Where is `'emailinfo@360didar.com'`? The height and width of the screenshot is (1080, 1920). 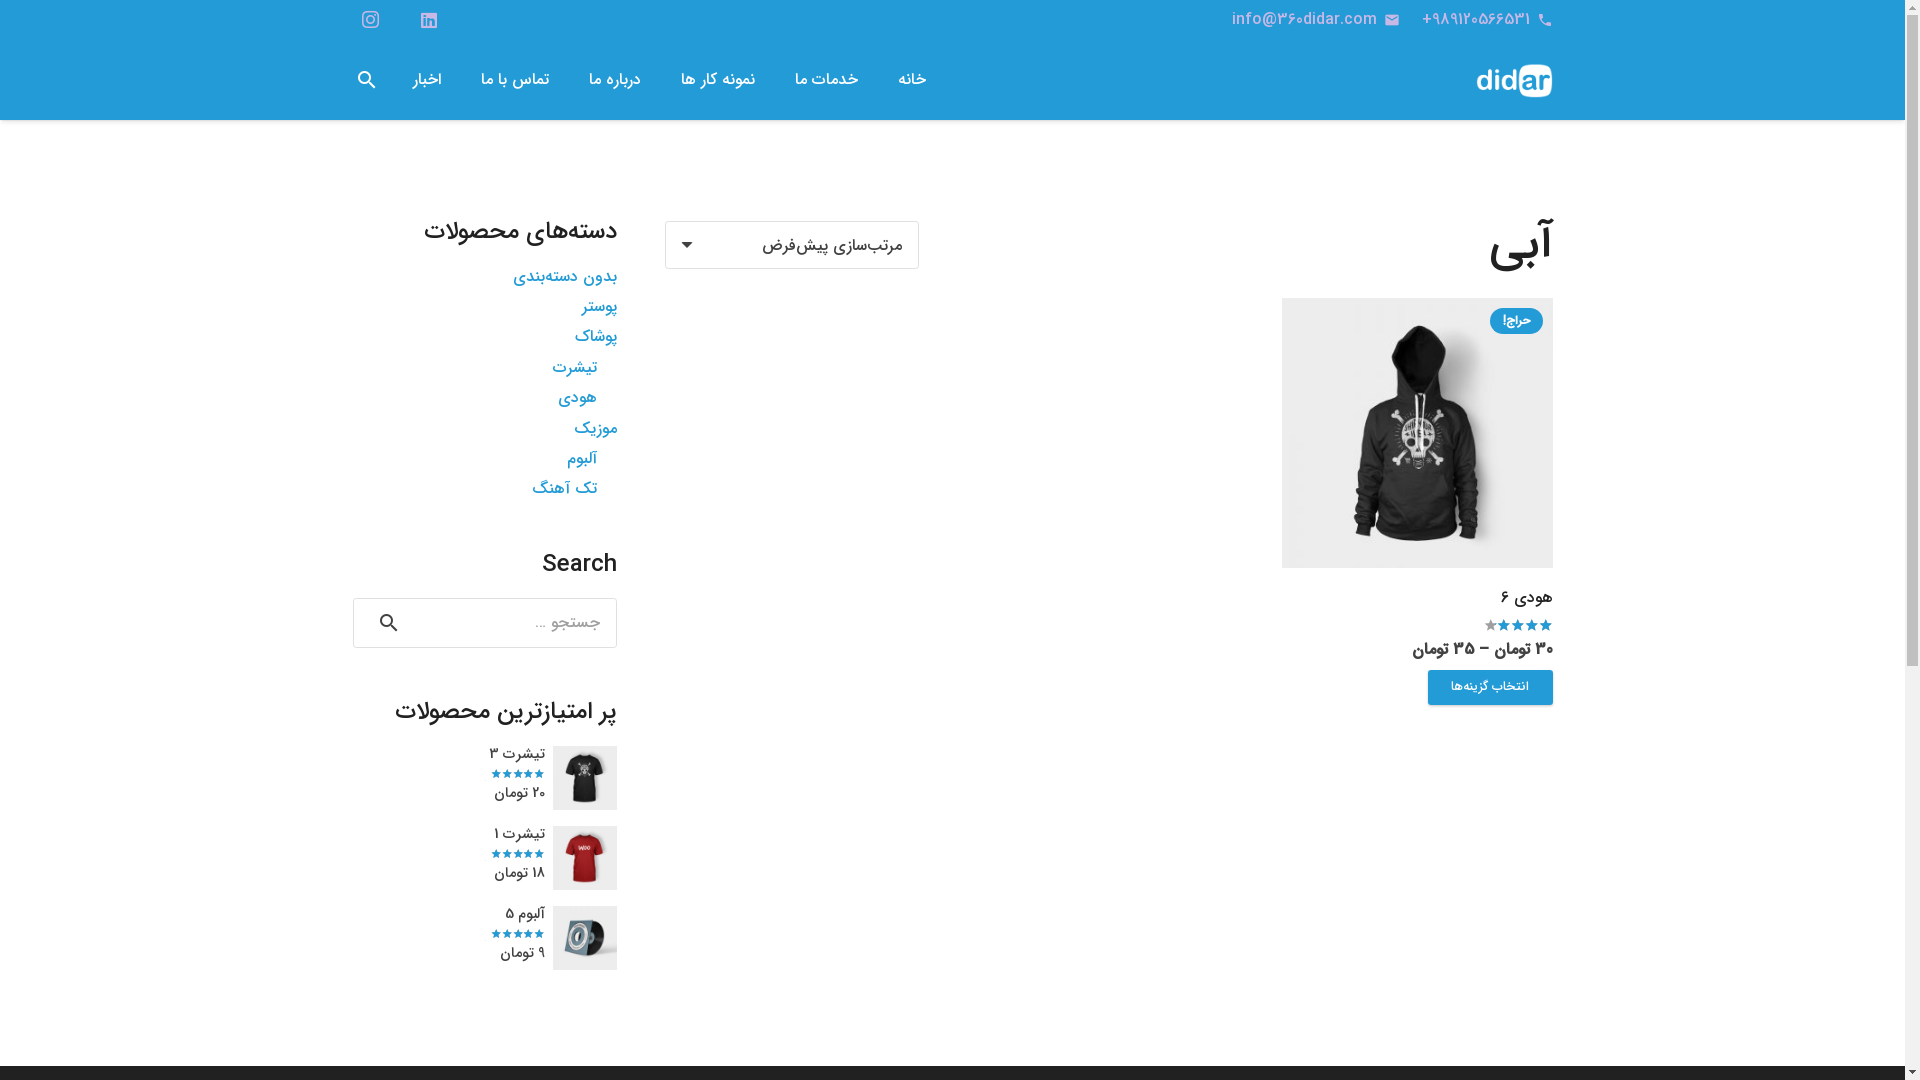
'emailinfo@360didar.com' is located at coordinates (1315, 19).